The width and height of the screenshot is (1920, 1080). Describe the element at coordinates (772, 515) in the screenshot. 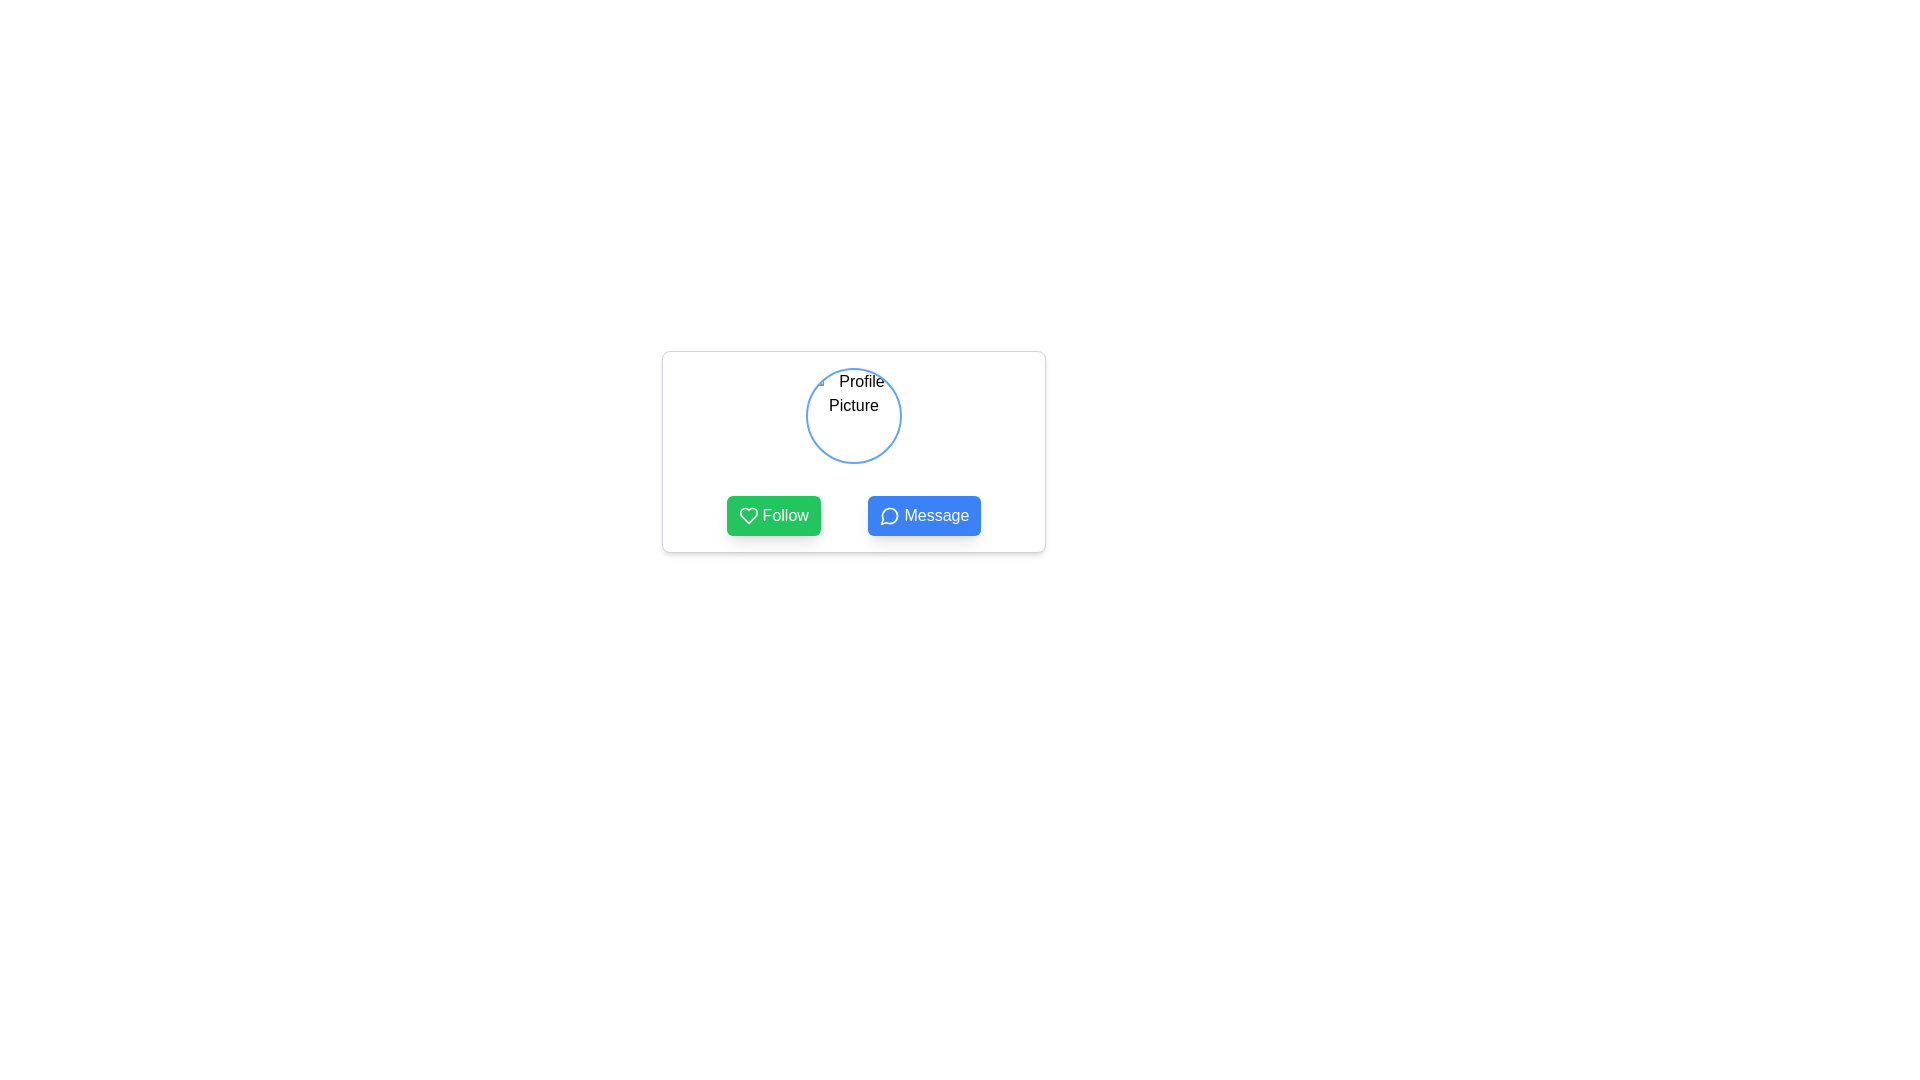

I see `the green 'Follow' button with a white heart icon using keyboard navigation` at that location.